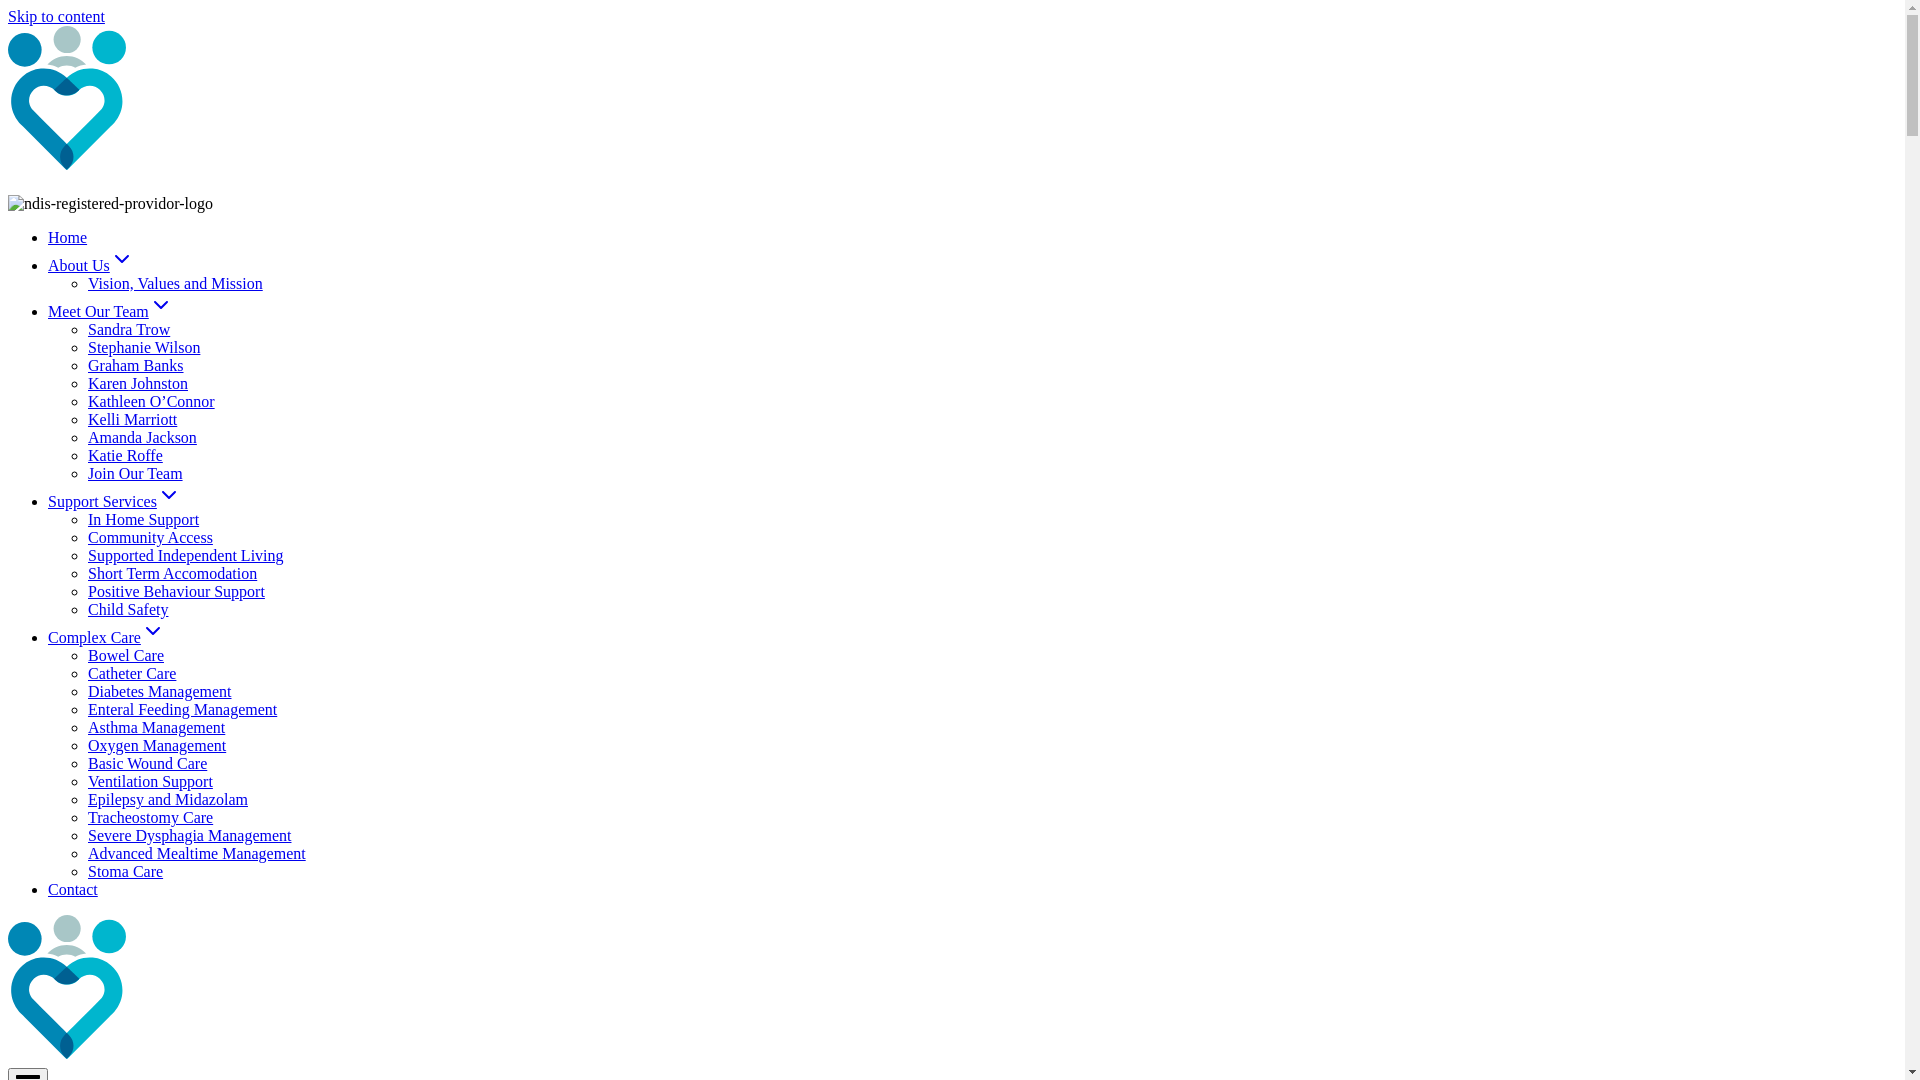 The height and width of the screenshot is (1080, 1920). Describe the element at coordinates (182, 708) in the screenshot. I see `'Enteral Feeding Management'` at that location.